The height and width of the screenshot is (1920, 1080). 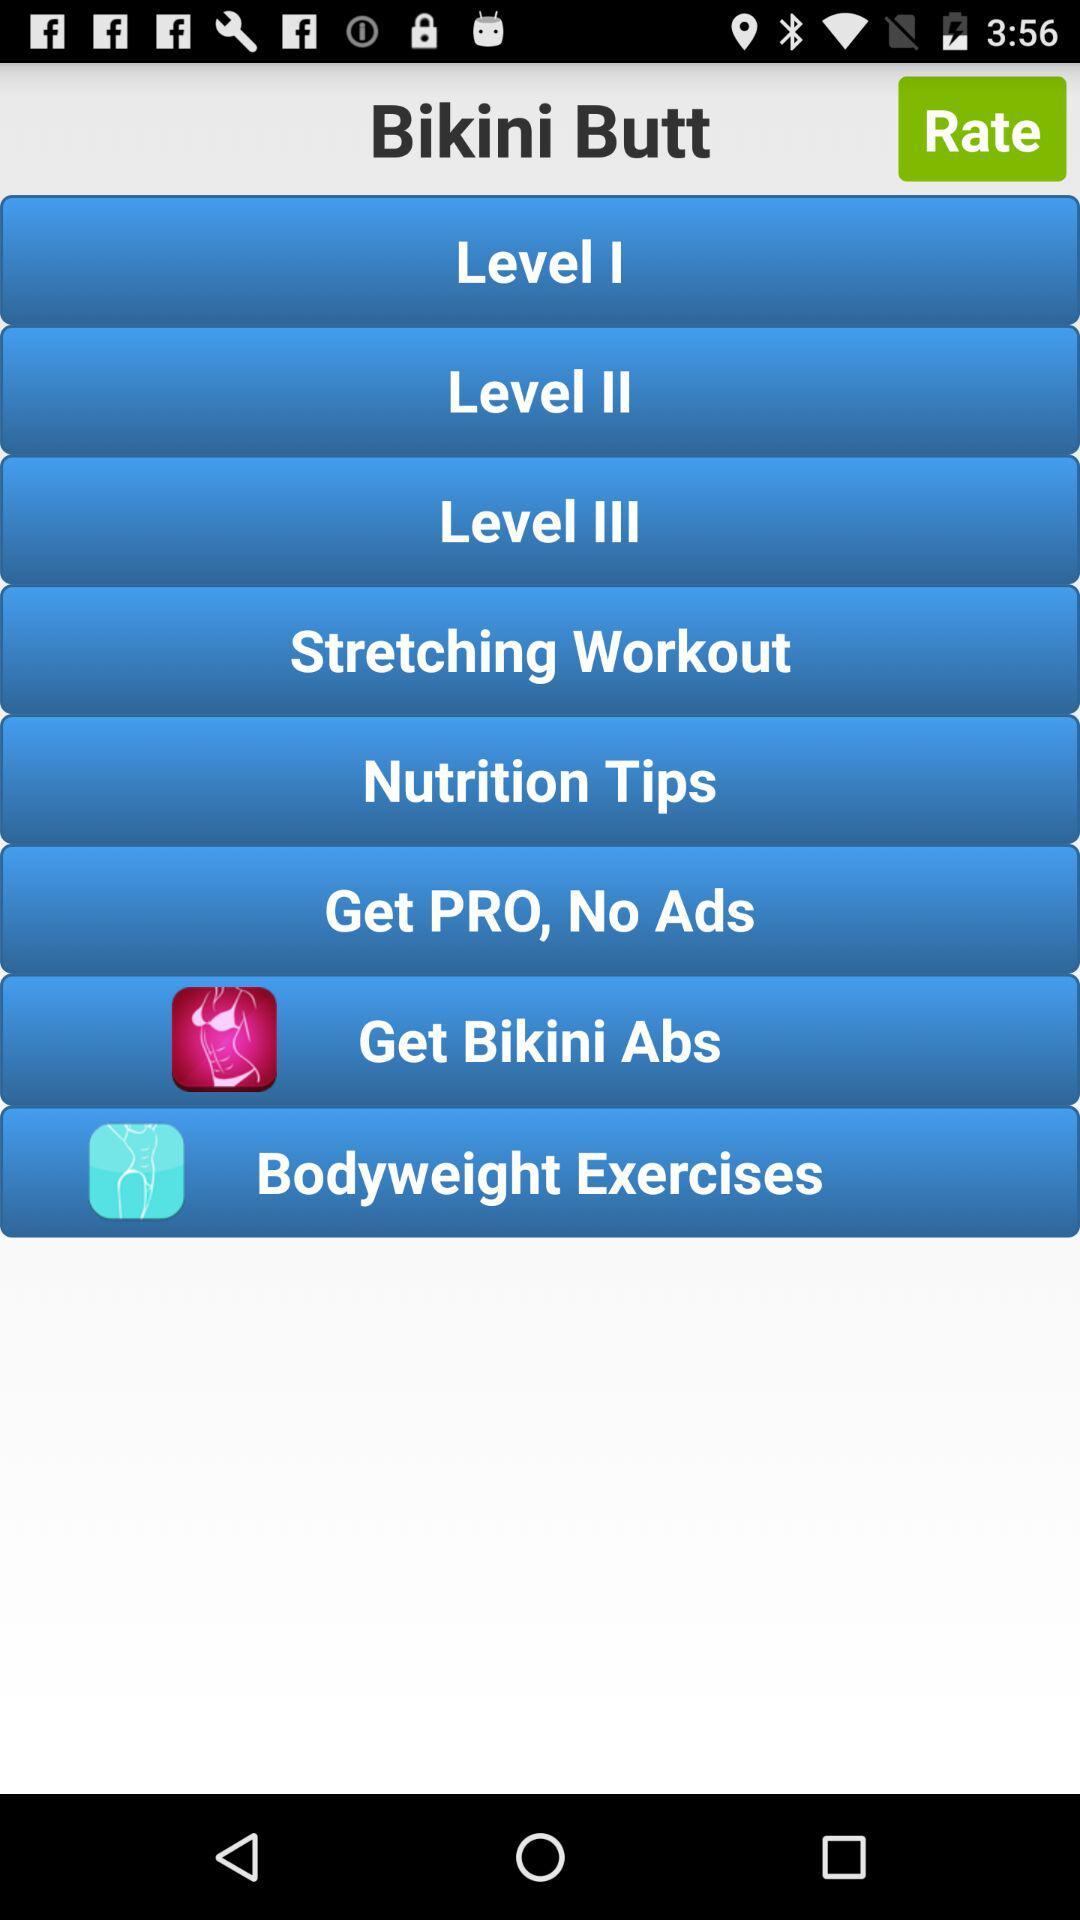 What do you see at coordinates (540, 777) in the screenshot?
I see `nutrition tips` at bounding box center [540, 777].